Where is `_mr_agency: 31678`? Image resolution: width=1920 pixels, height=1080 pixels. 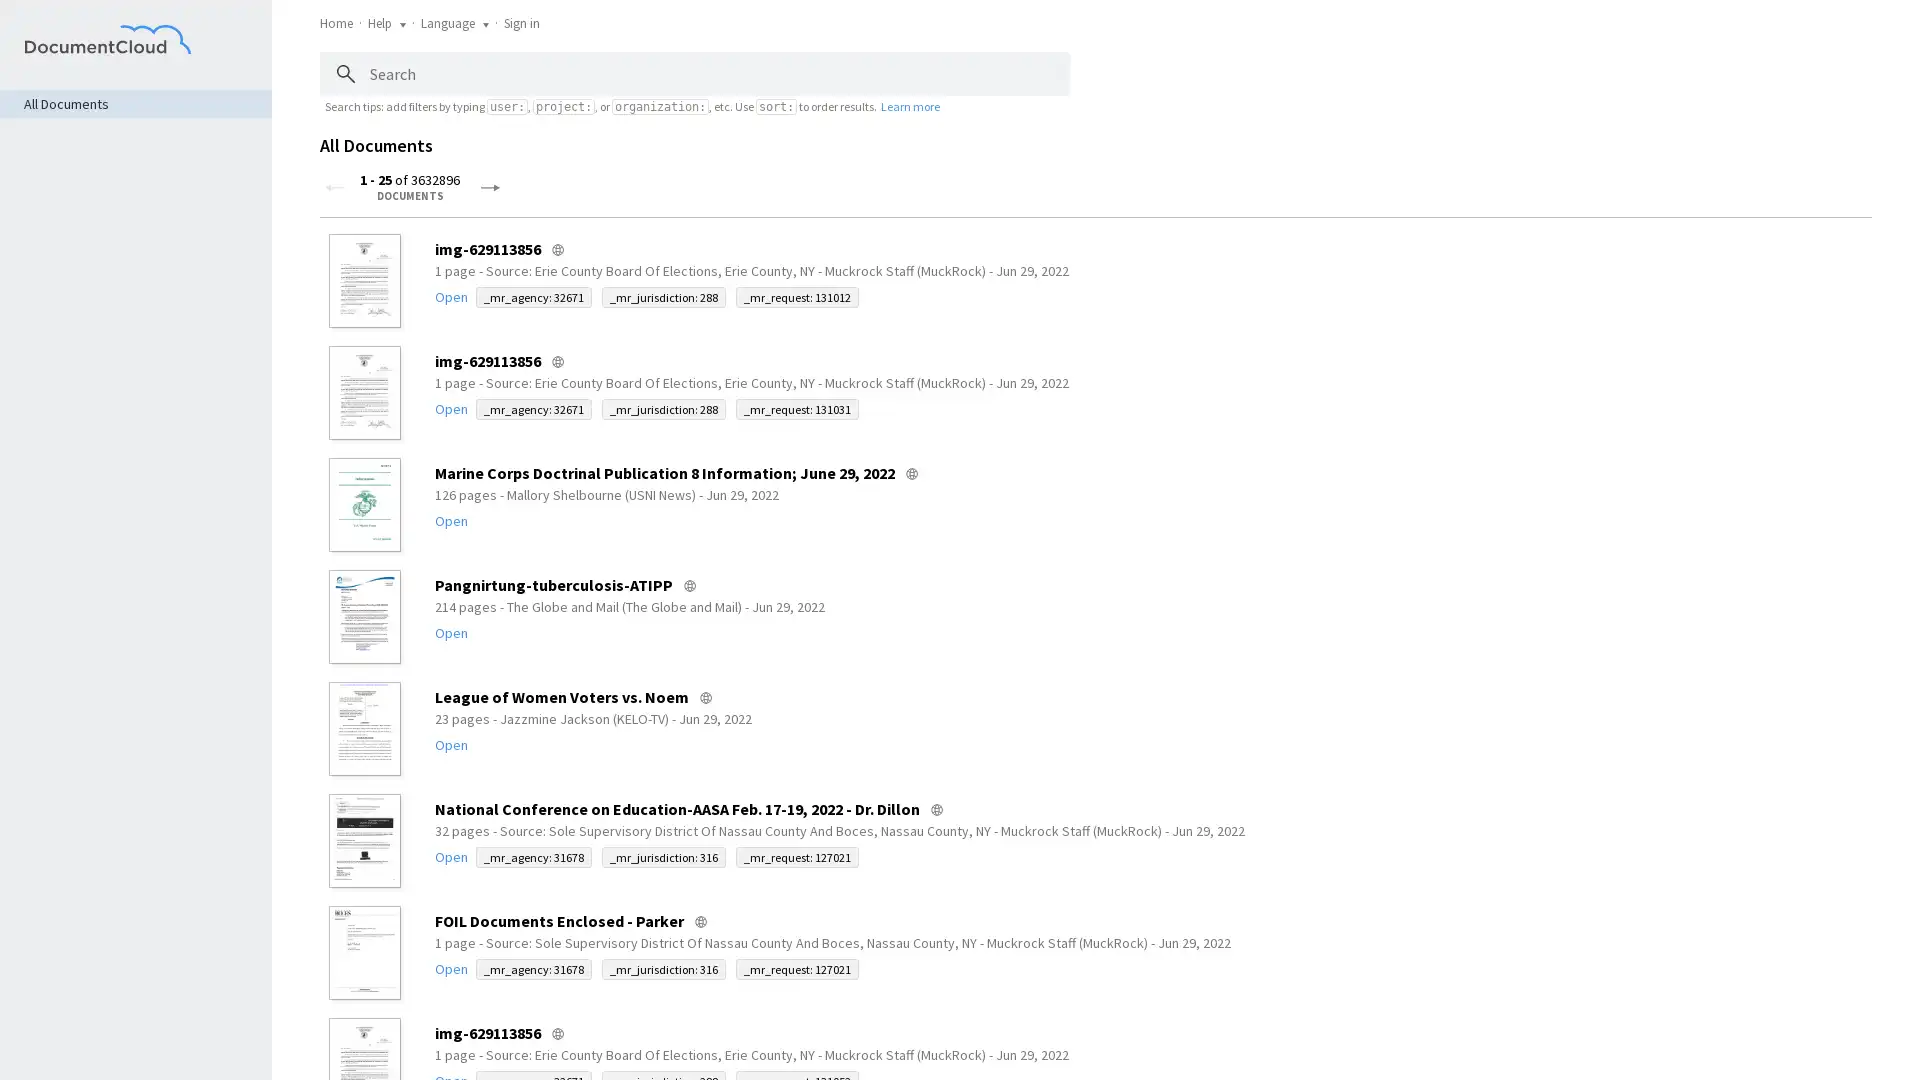
_mr_agency: 31678 is located at coordinates (533, 967).